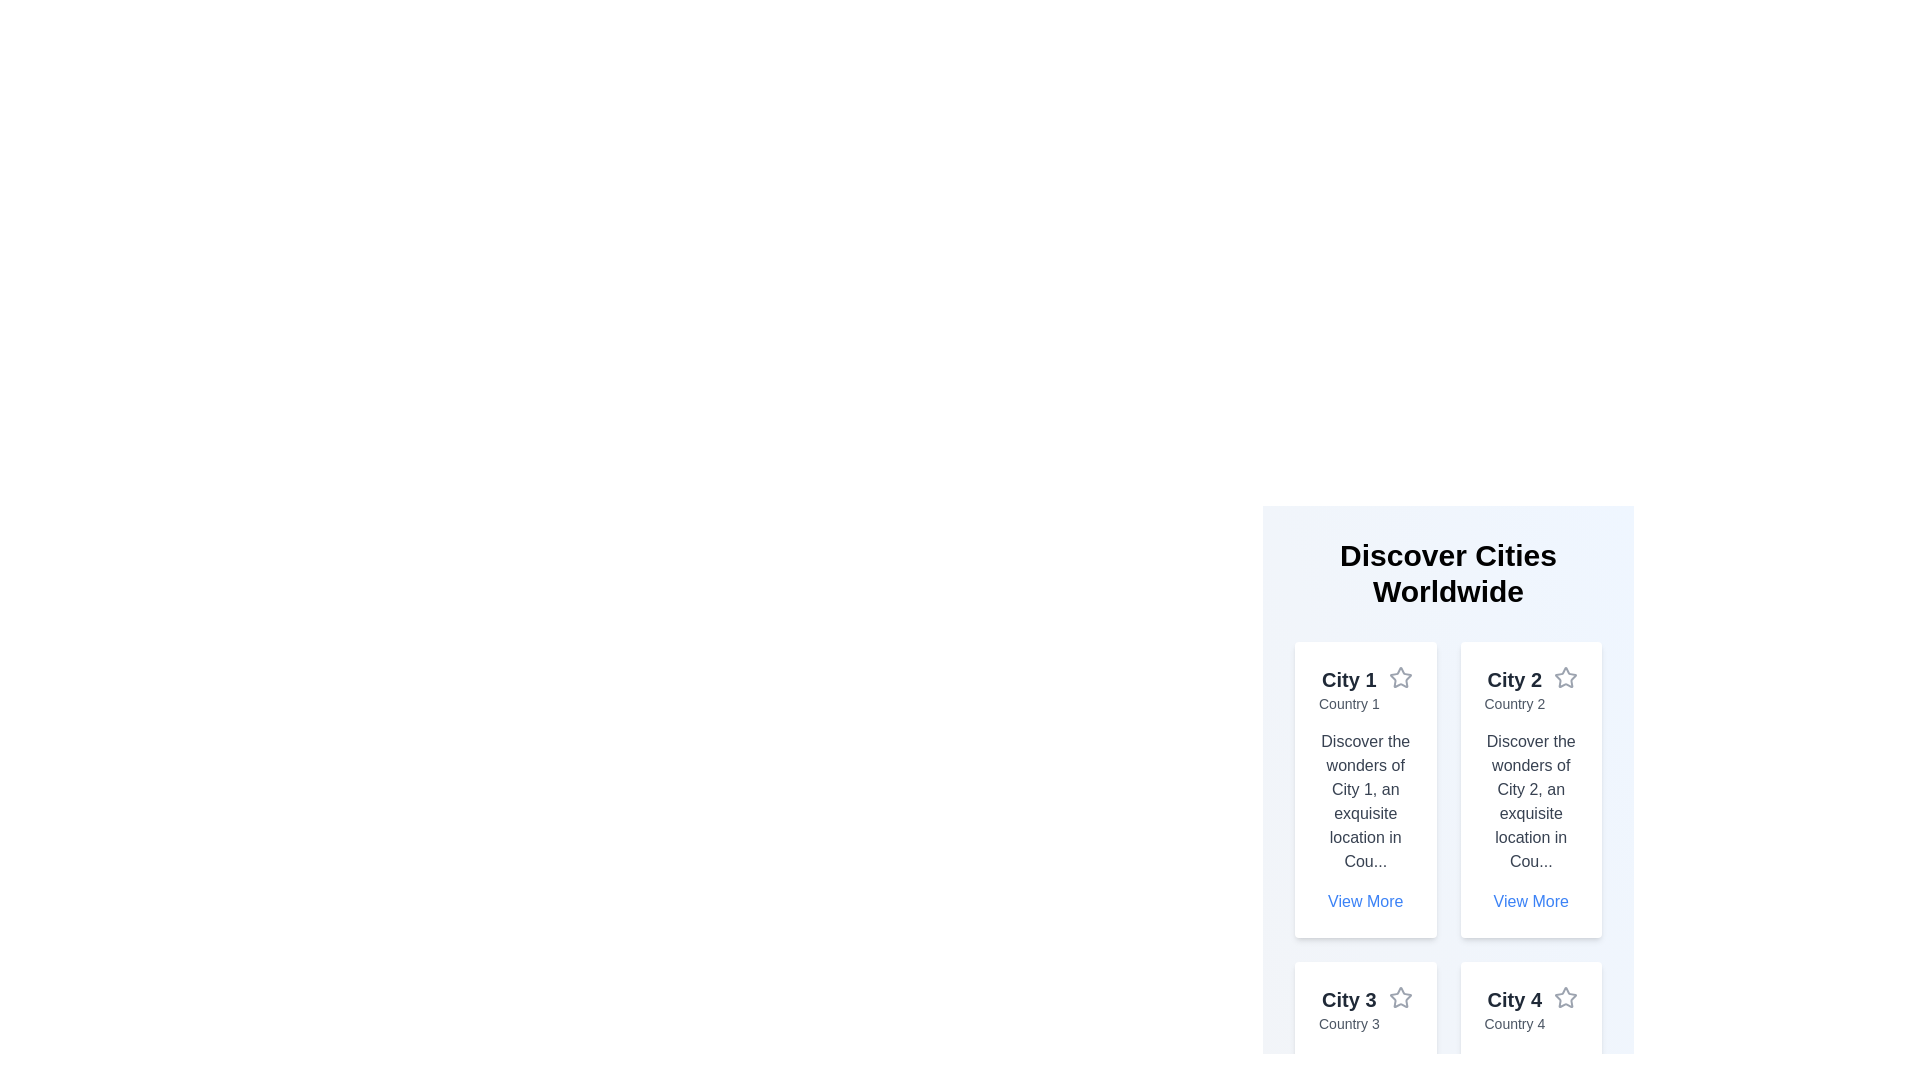 This screenshot has height=1080, width=1920. Describe the element at coordinates (1514, 703) in the screenshot. I see `assistive technologies` at that location.